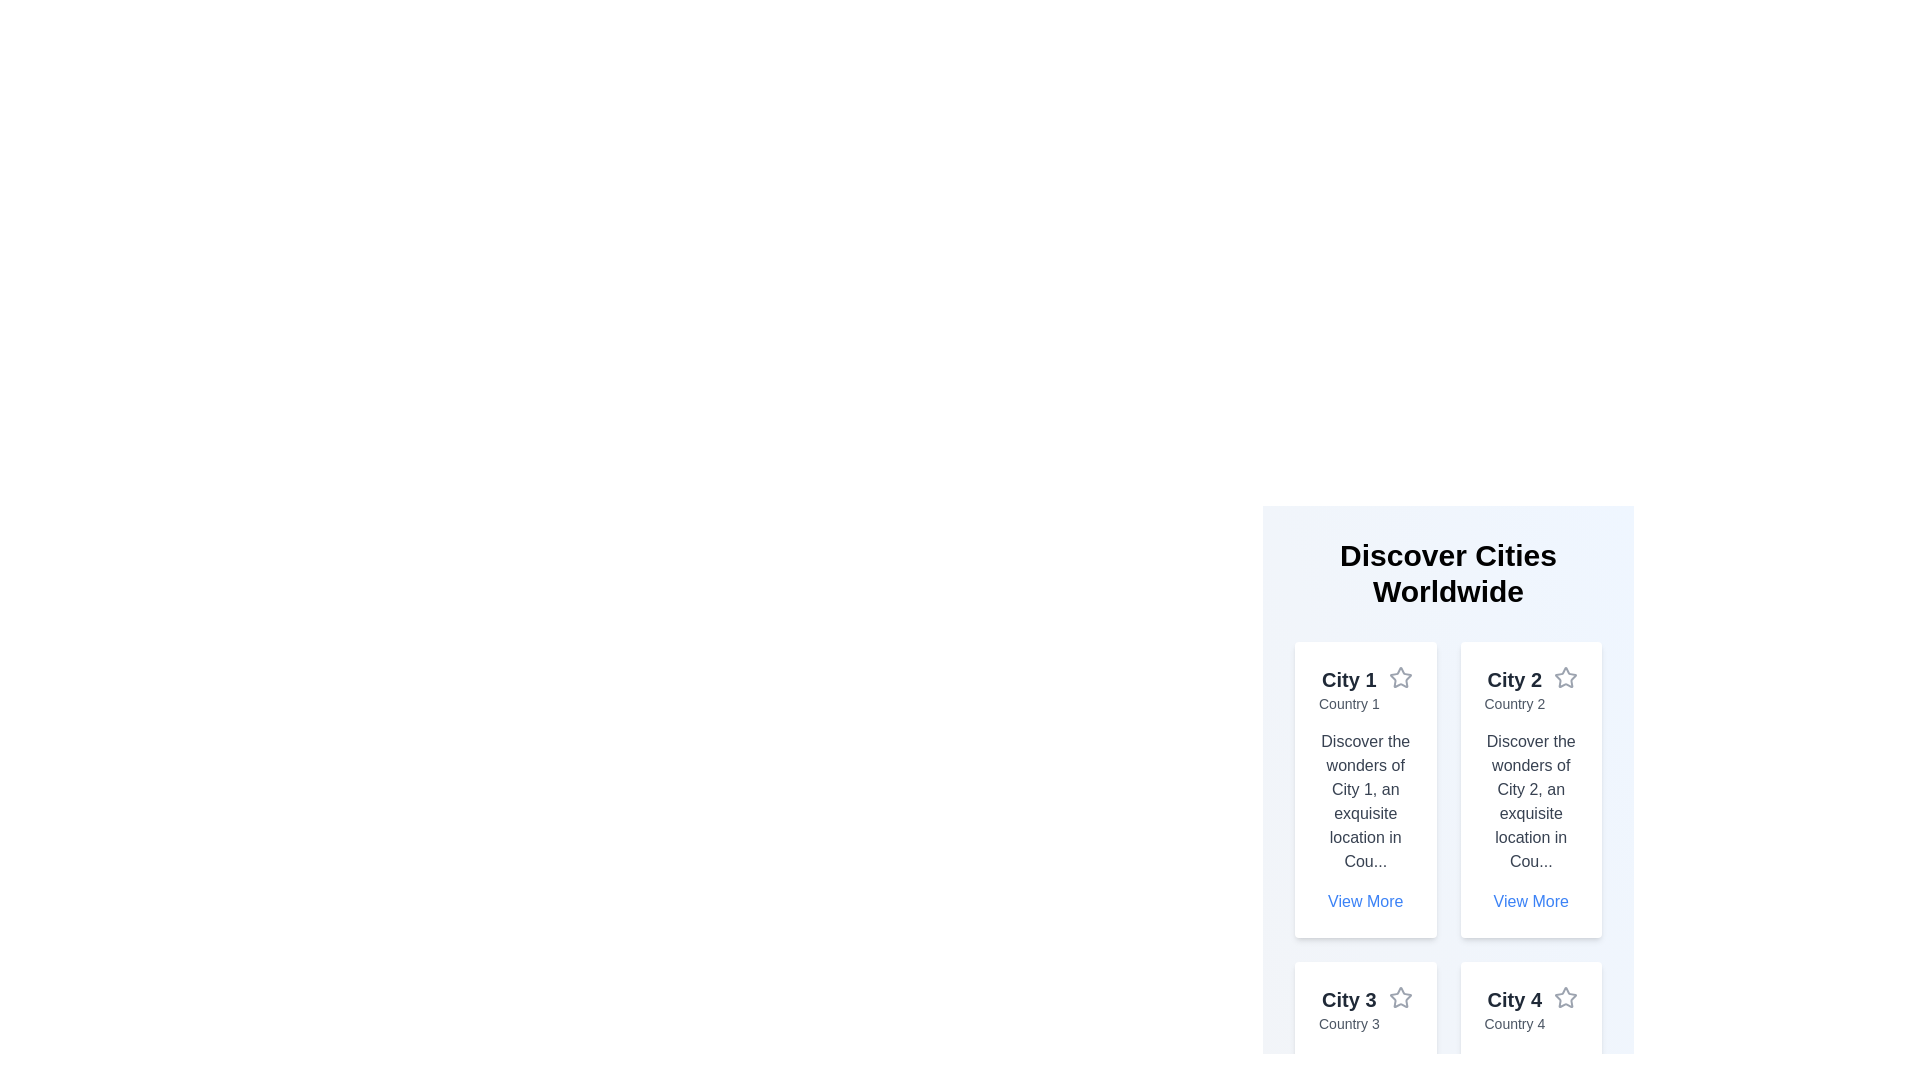 This screenshot has height=1080, width=1920. Describe the element at coordinates (1514, 703) in the screenshot. I see `assistive technologies` at that location.